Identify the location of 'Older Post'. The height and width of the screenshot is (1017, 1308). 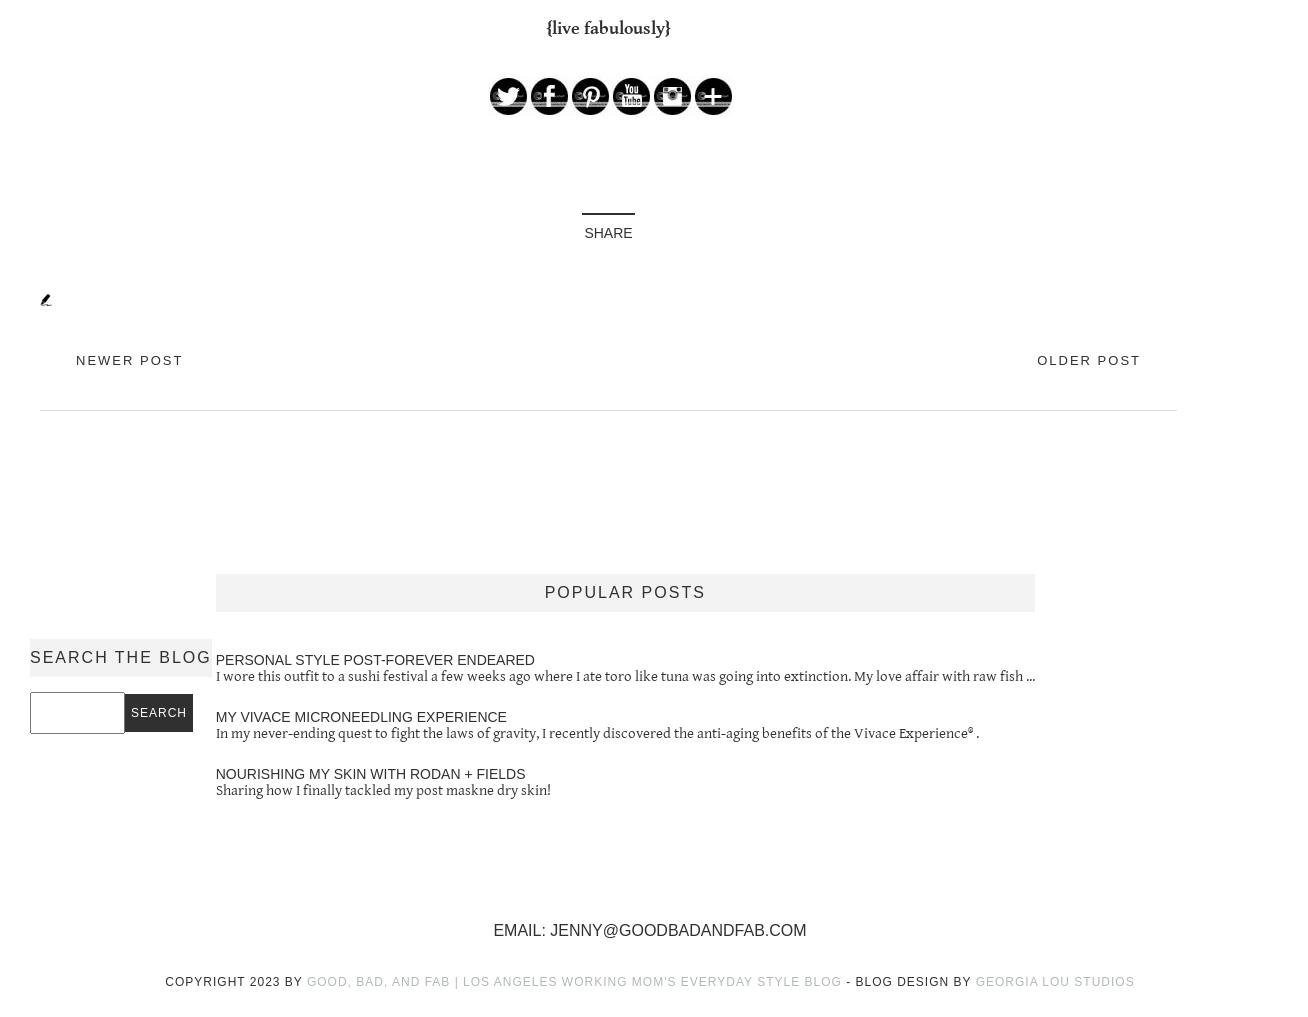
(1088, 359).